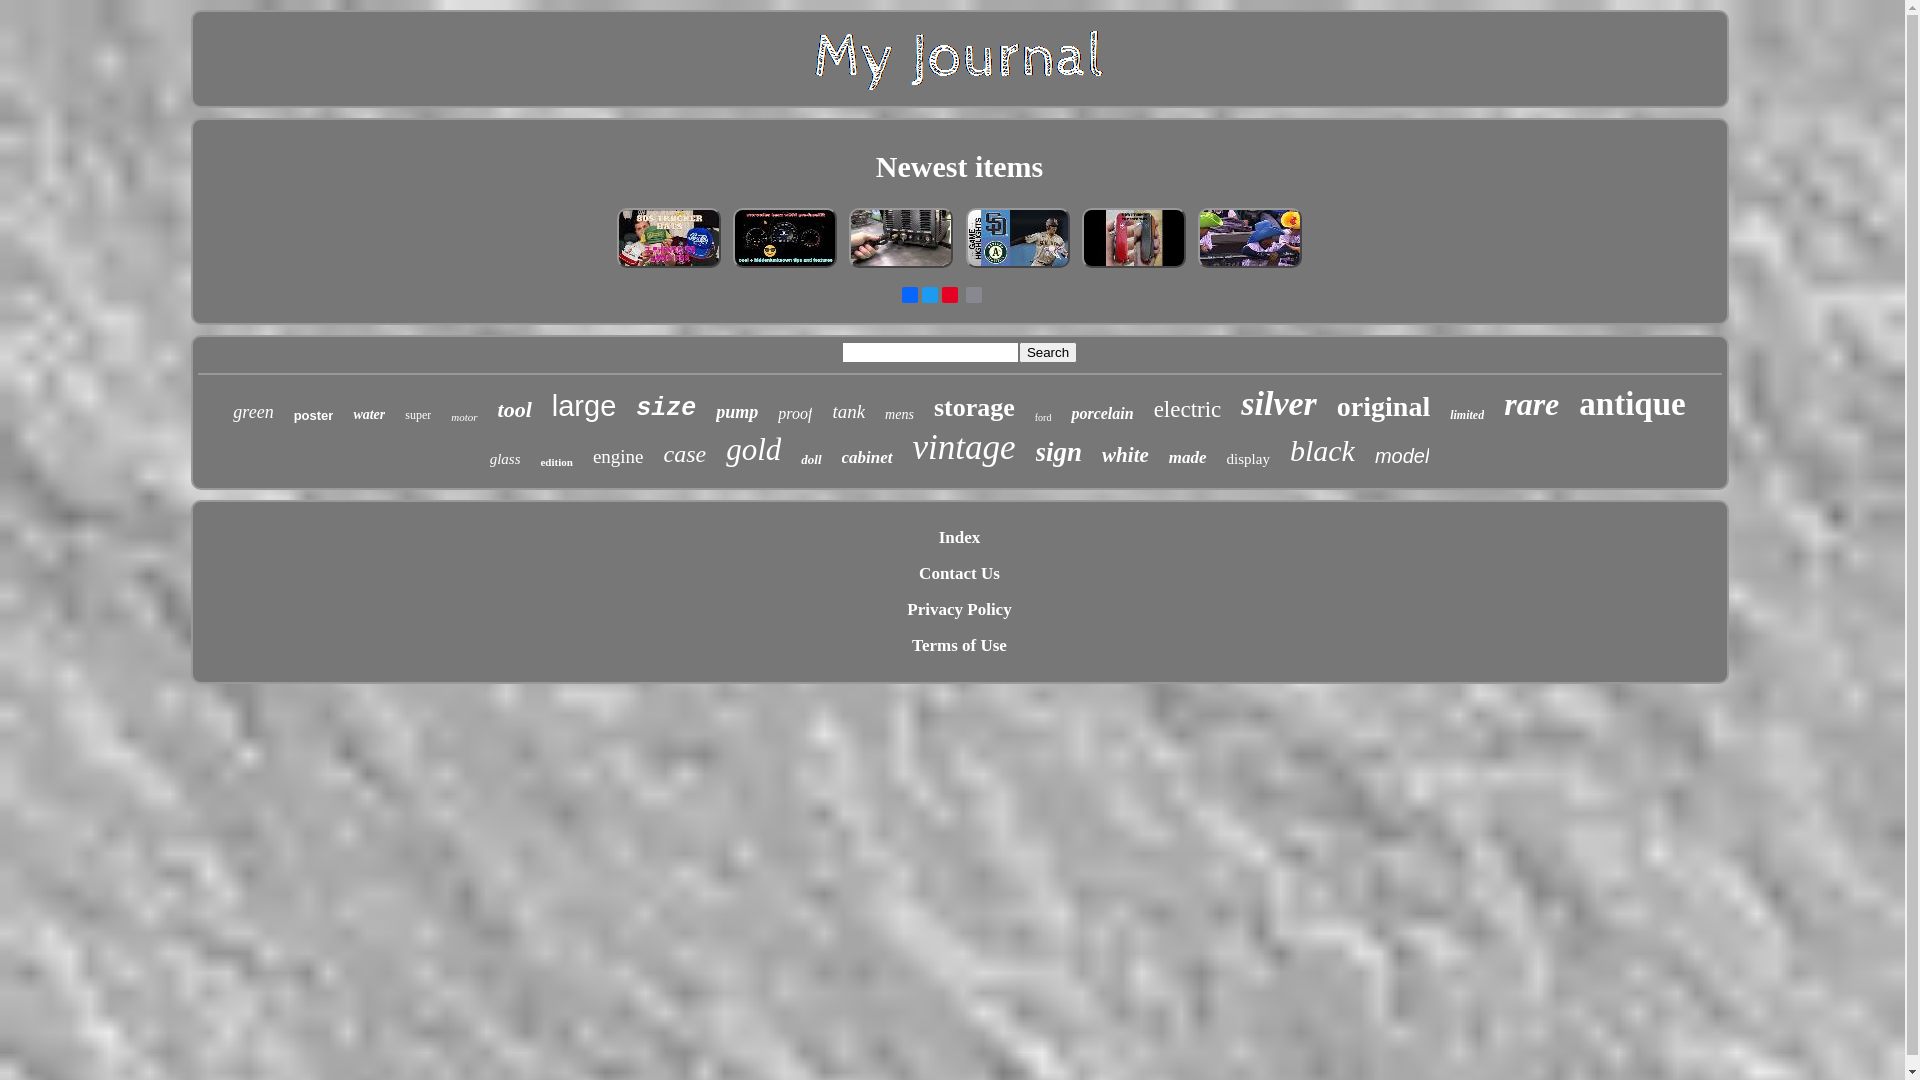  What do you see at coordinates (794, 412) in the screenshot?
I see `'proof'` at bounding box center [794, 412].